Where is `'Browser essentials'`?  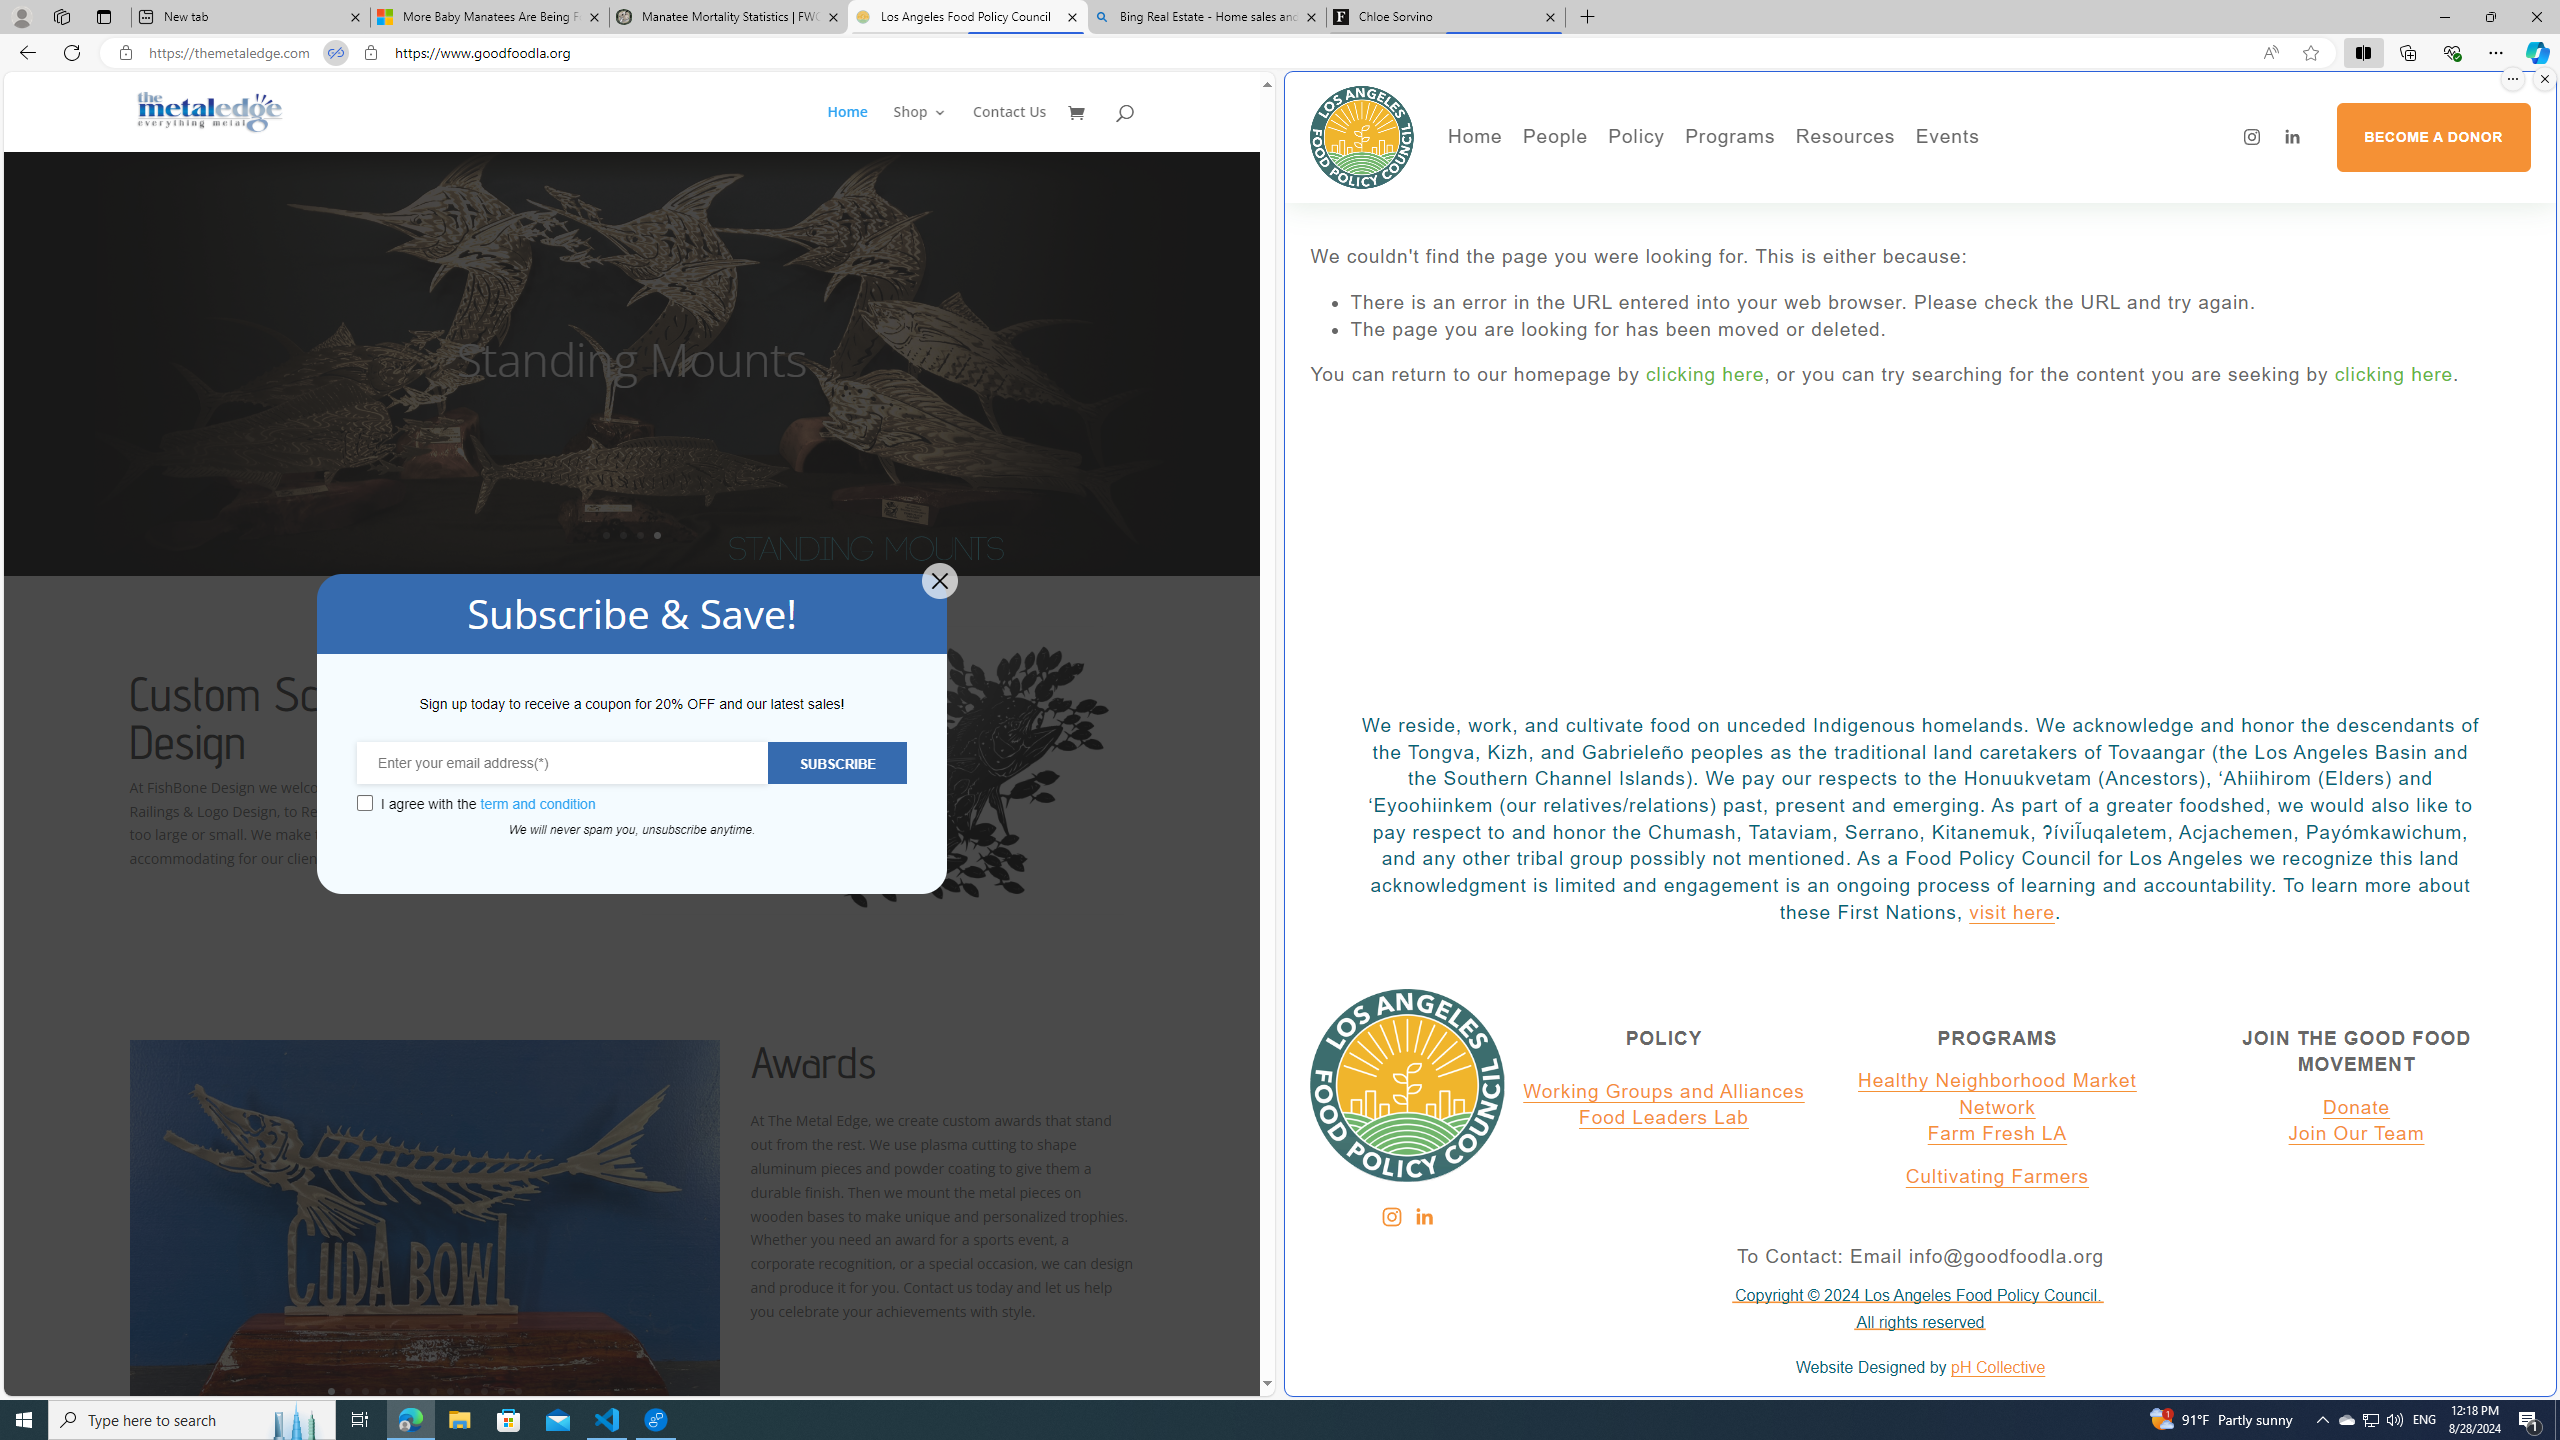
'Browser essentials' is located at coordinates (2451, 51).